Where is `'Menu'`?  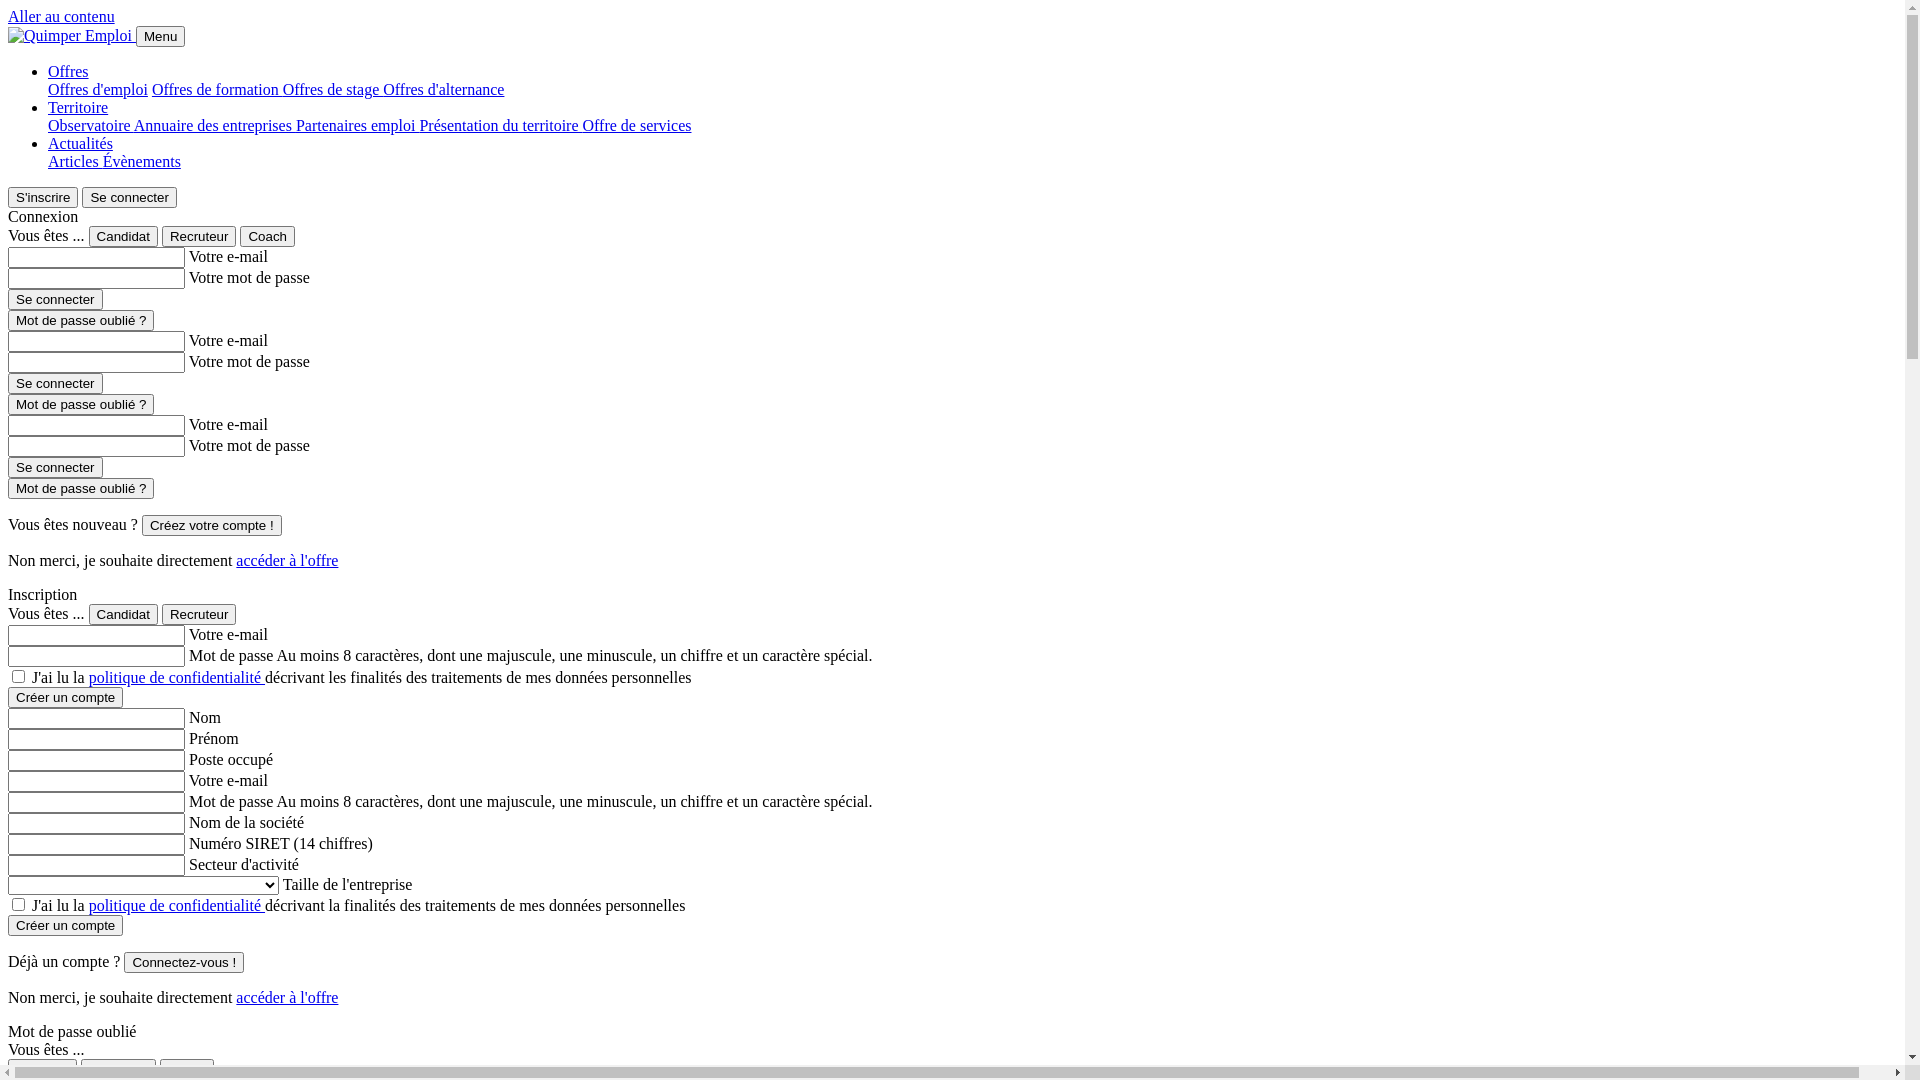 'Menu' is located at coordinates (160, 36).